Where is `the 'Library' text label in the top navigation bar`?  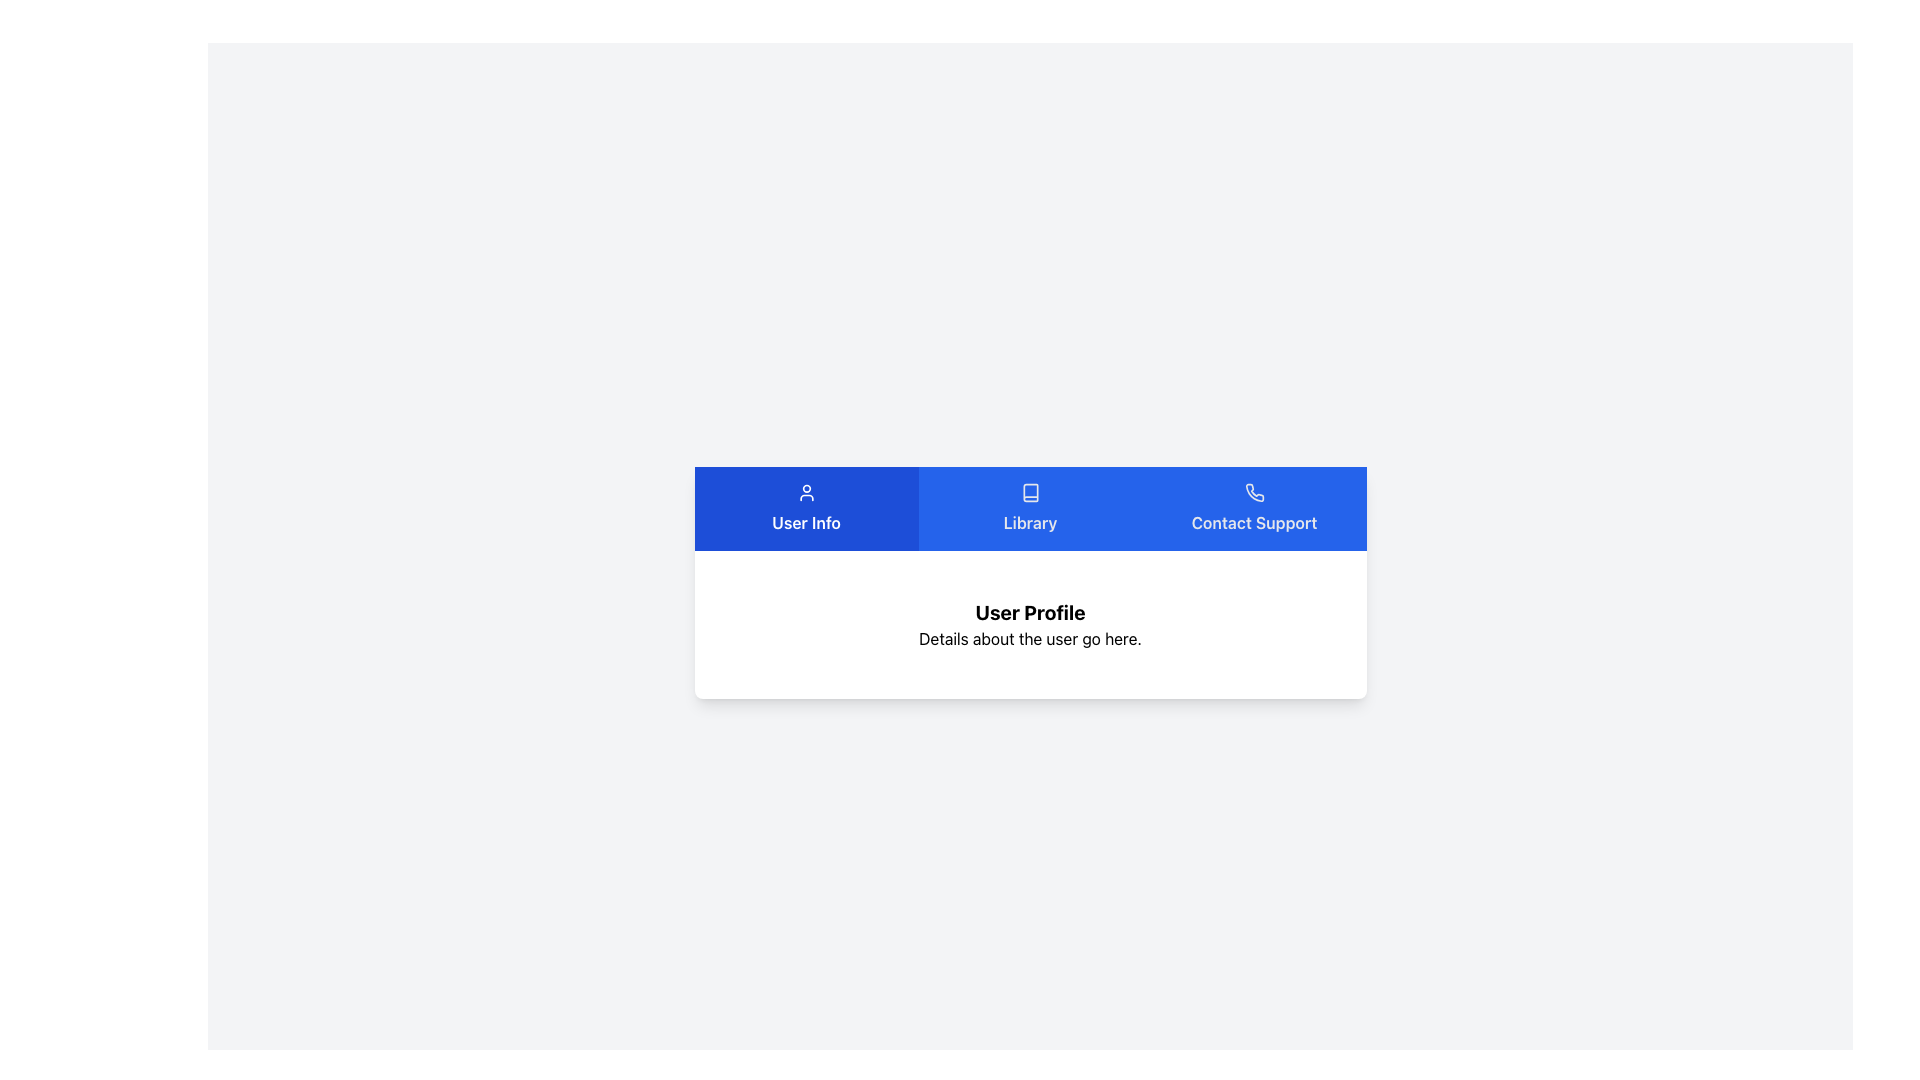 the 'Library' text label in the top navigation bar is located at coordinates (1030, 522).